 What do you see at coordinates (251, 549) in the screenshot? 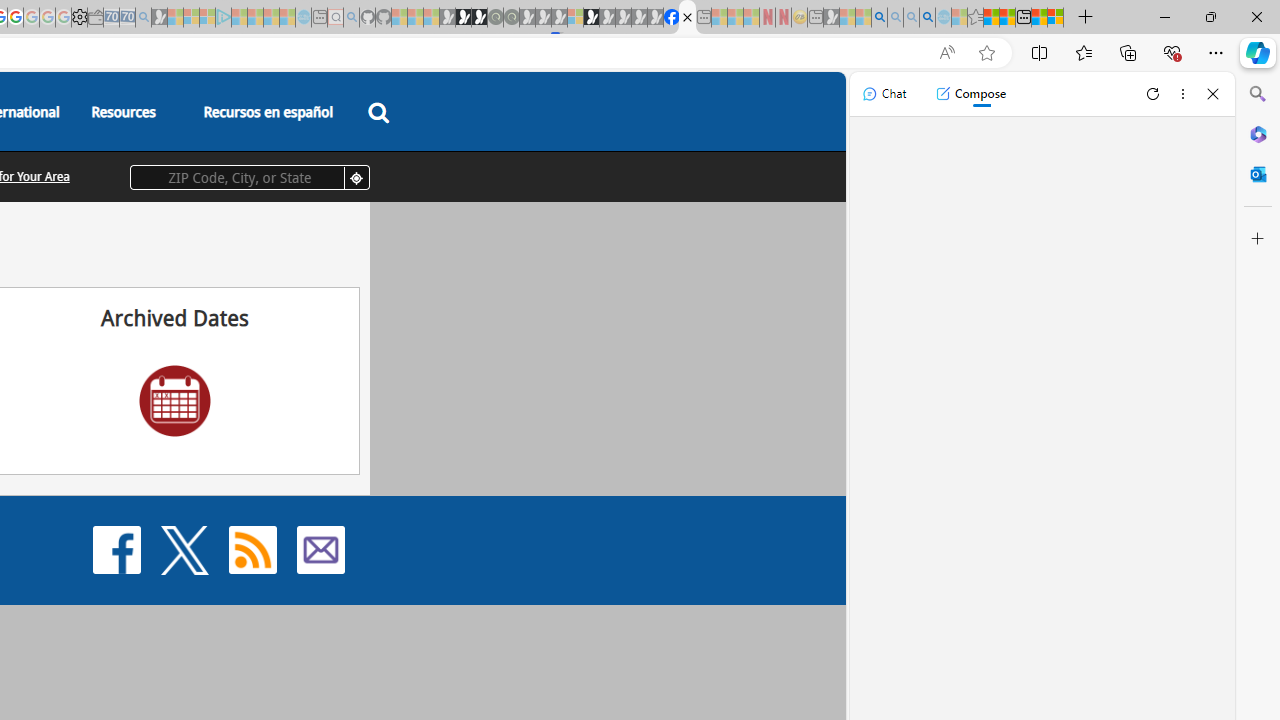
I see `'RSS'` at bounding box center [251, 549].